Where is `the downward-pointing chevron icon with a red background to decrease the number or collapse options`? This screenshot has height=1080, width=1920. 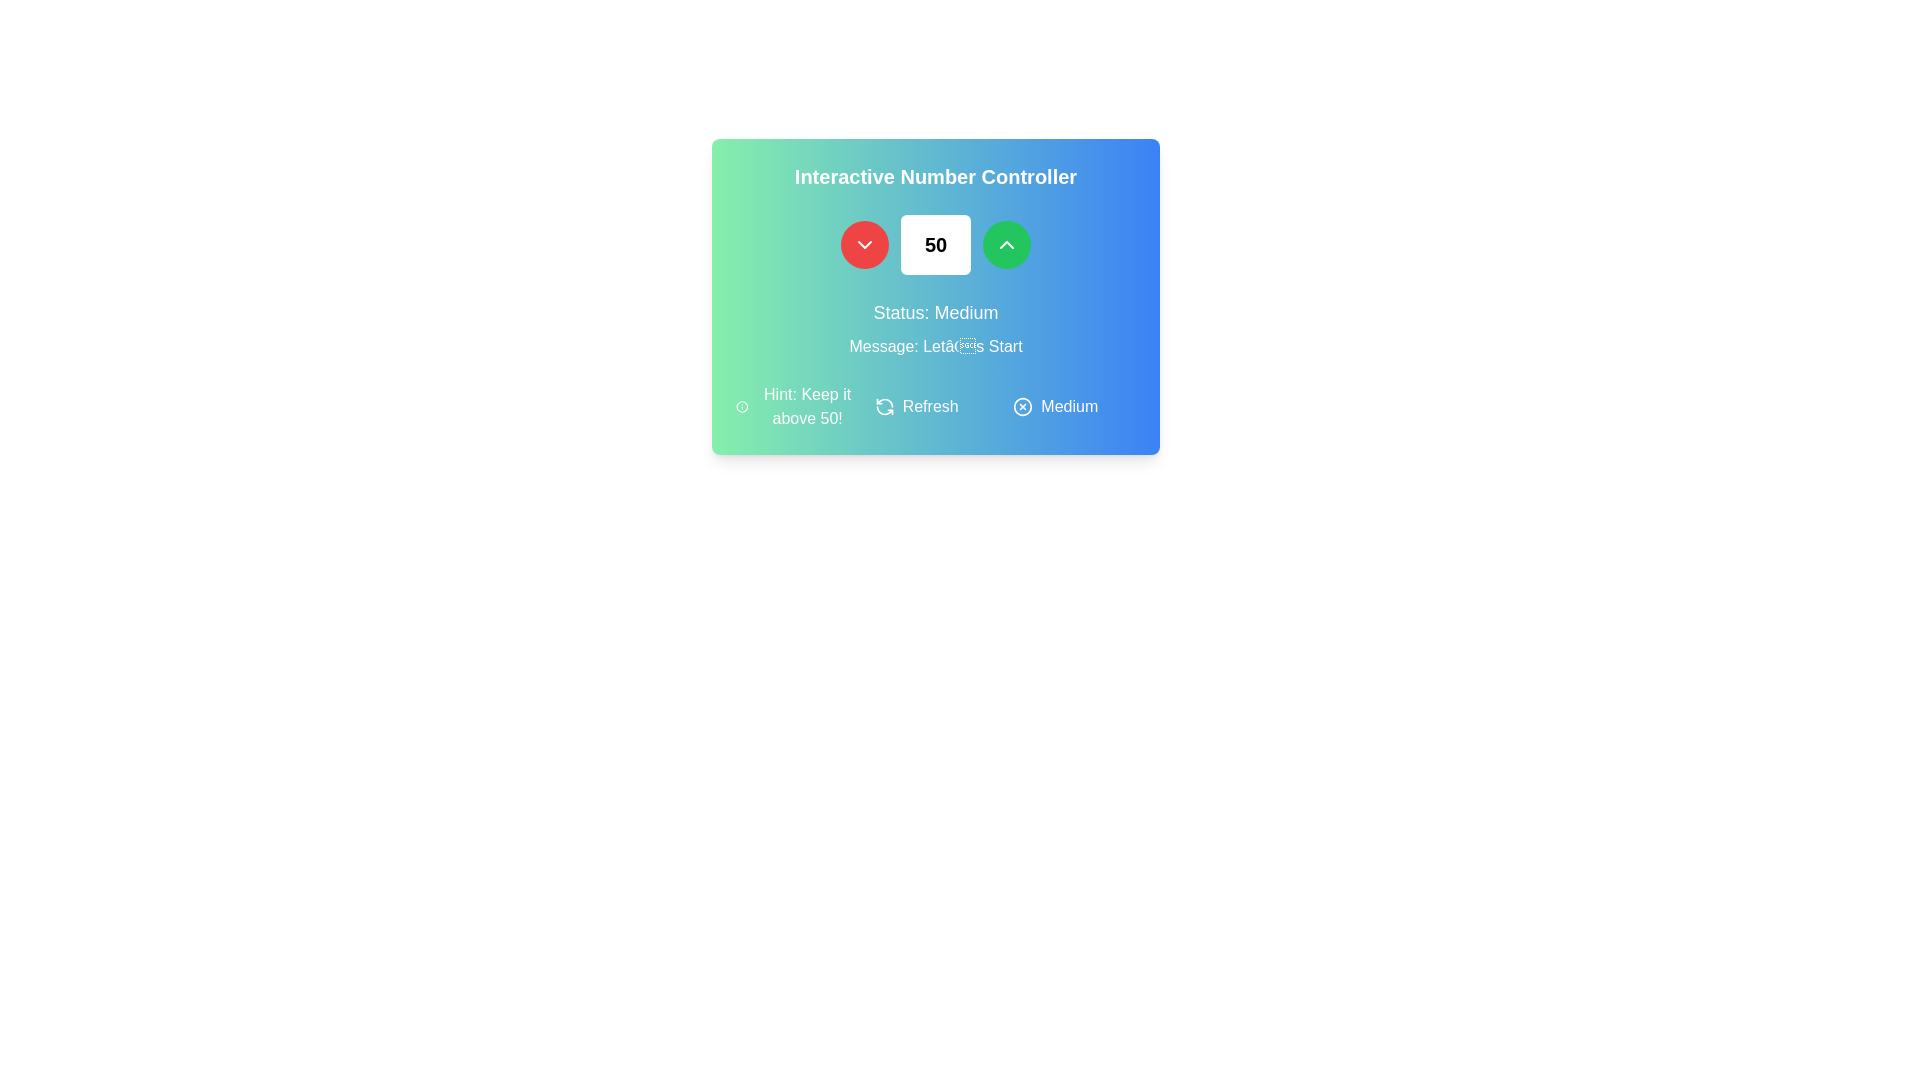 the downward-pointing chevron icon with a red background to decrease the number or collapse options is located at coordinates (864, 244).